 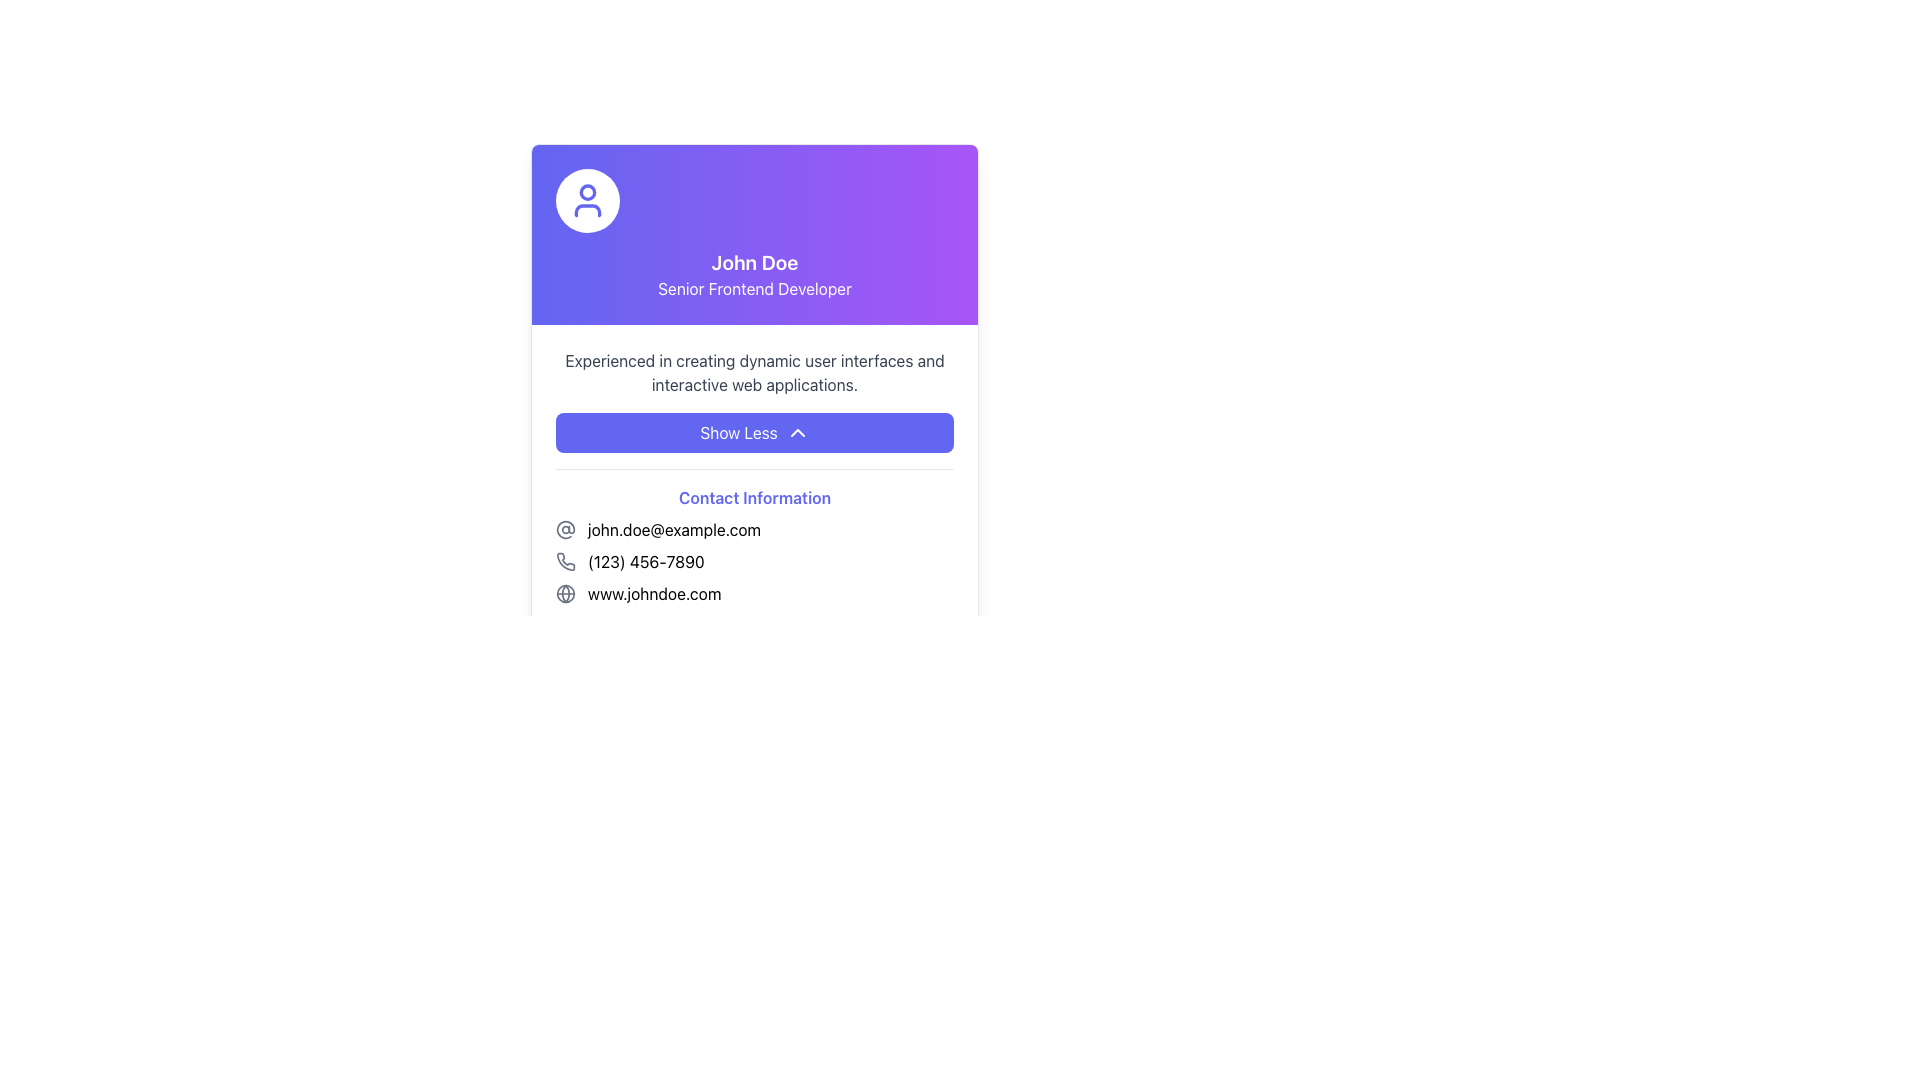 I want to click on the website link in the Information Display Section located below the 'Show Less' button in the card layout, so click(x=753, y=573).